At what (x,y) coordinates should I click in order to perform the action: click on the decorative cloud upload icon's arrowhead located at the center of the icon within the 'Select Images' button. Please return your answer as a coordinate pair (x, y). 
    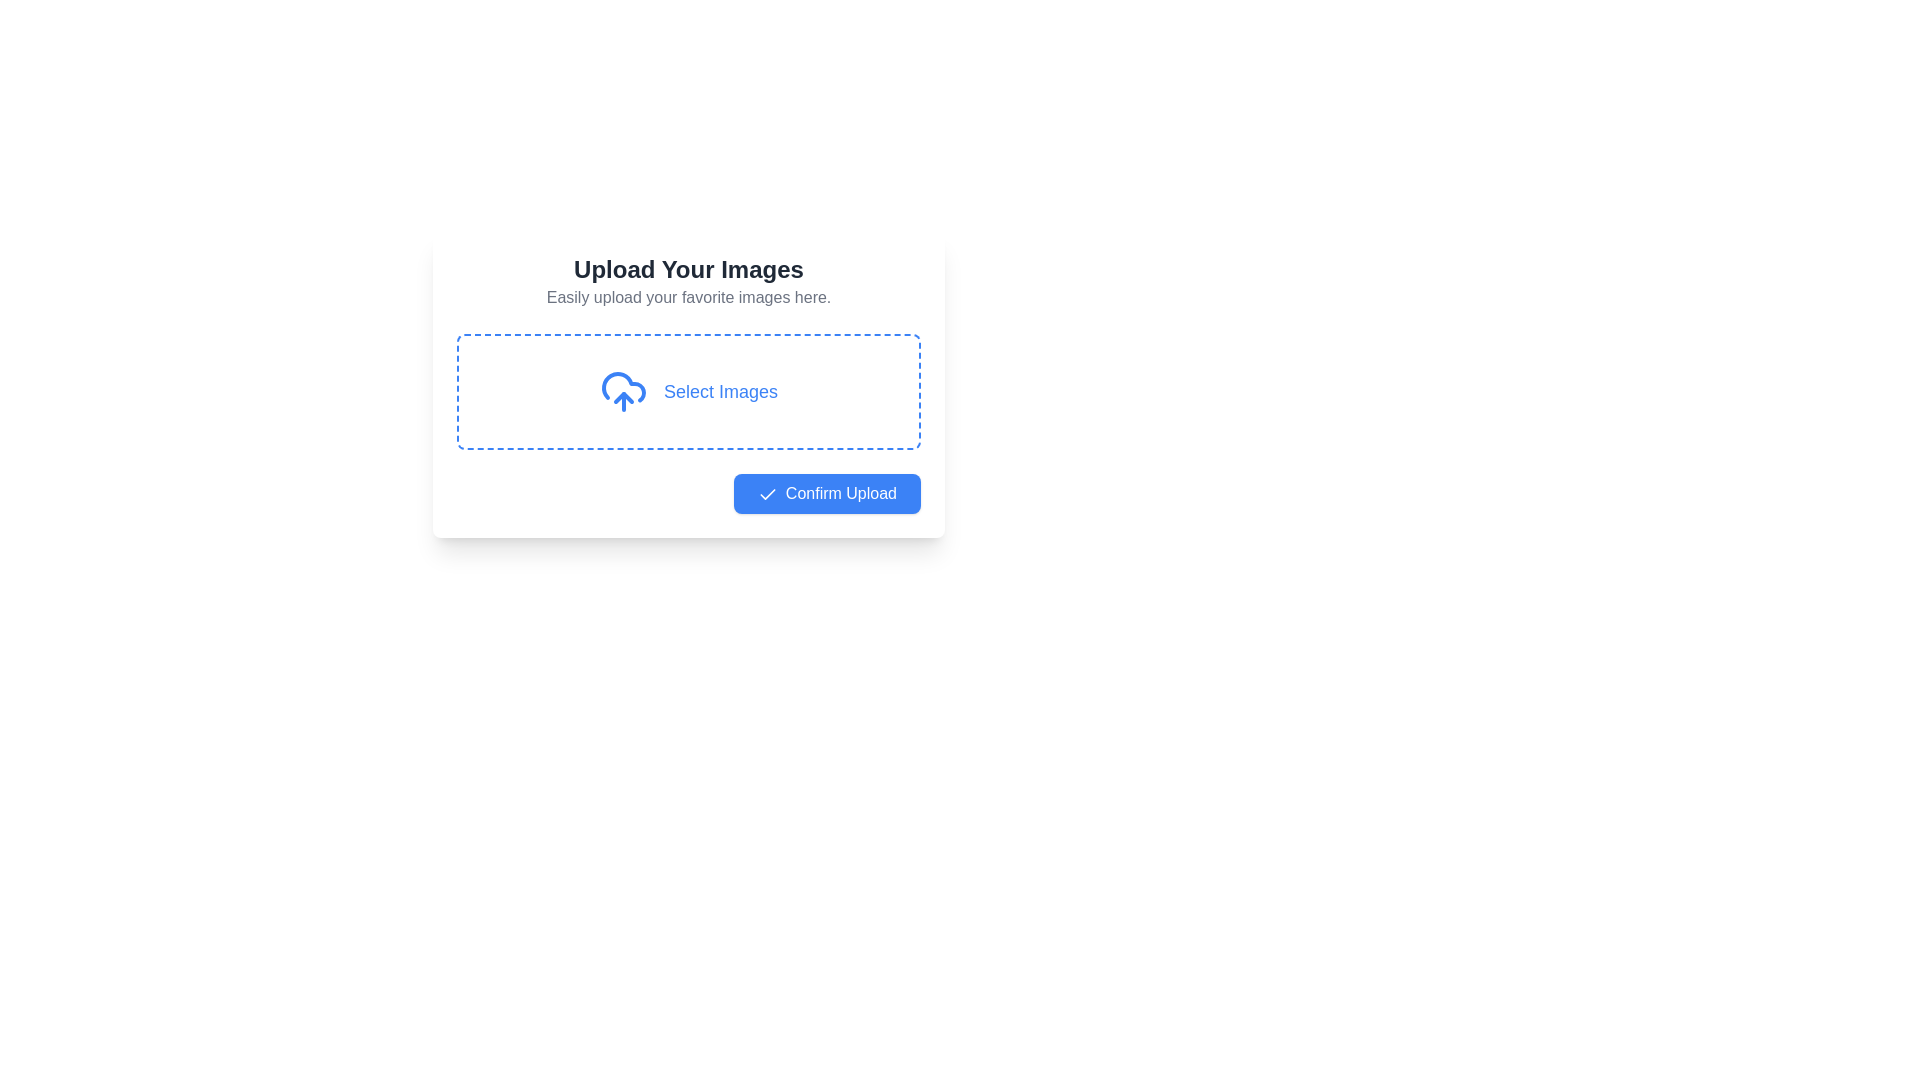
    Looking at the image, I should click on (623, 397).